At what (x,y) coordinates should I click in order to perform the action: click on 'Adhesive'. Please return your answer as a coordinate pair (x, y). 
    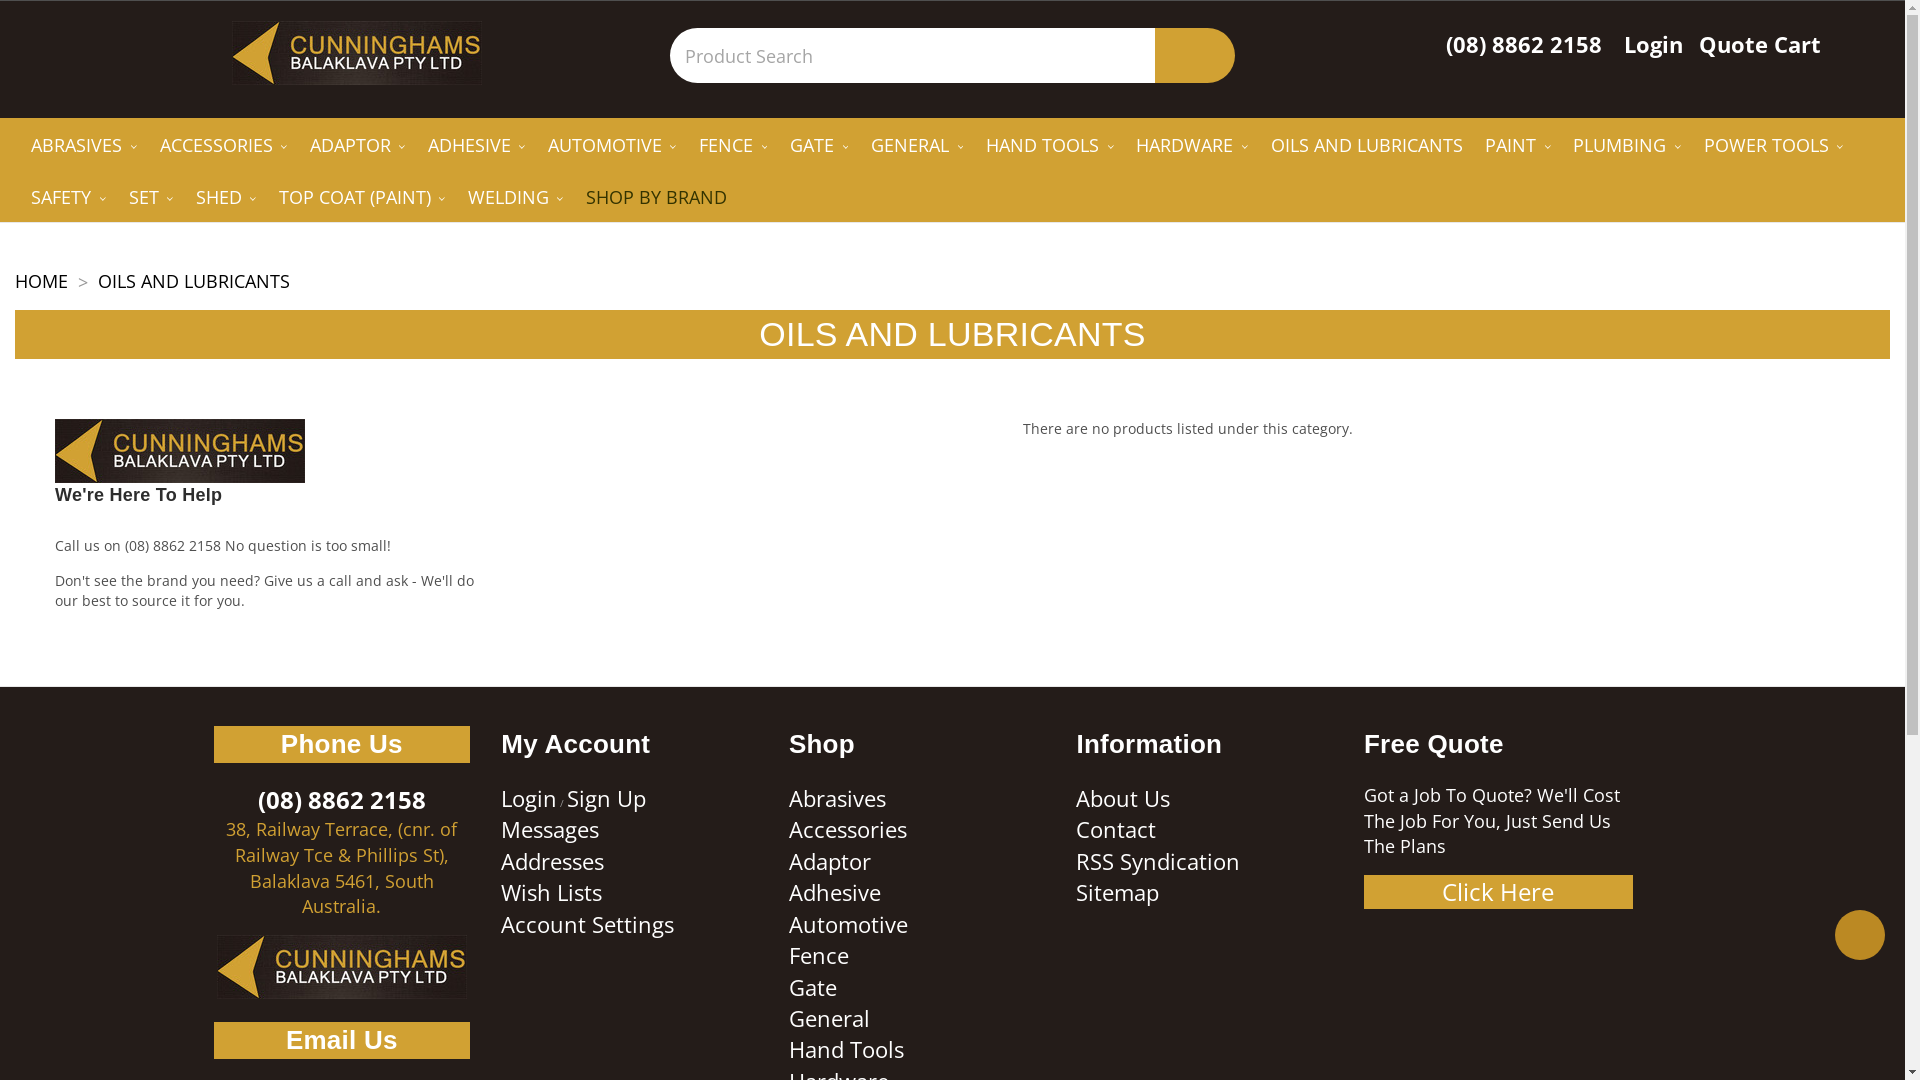
    Looking at the image, I should click on (835, 890).